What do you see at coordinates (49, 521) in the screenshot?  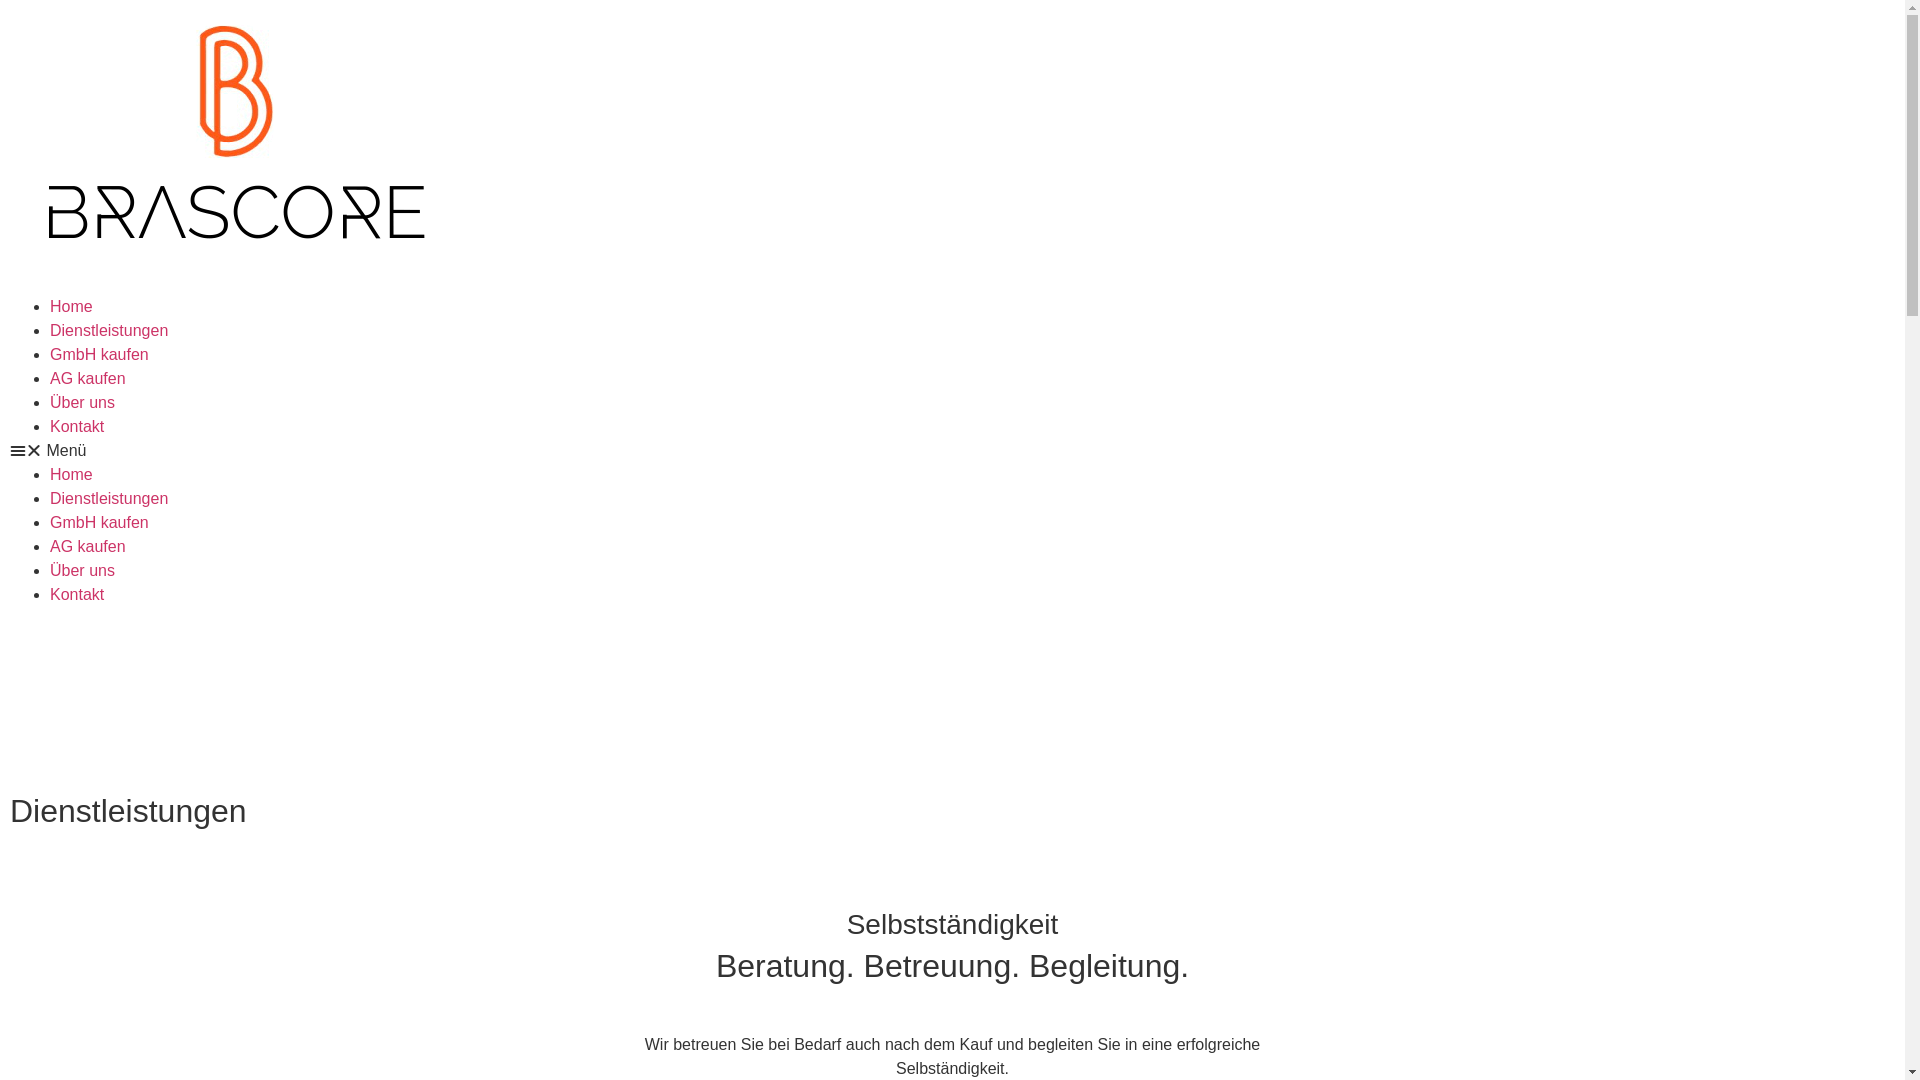 I see `'GmbH kaufen'` at bounding box center [49, 521].